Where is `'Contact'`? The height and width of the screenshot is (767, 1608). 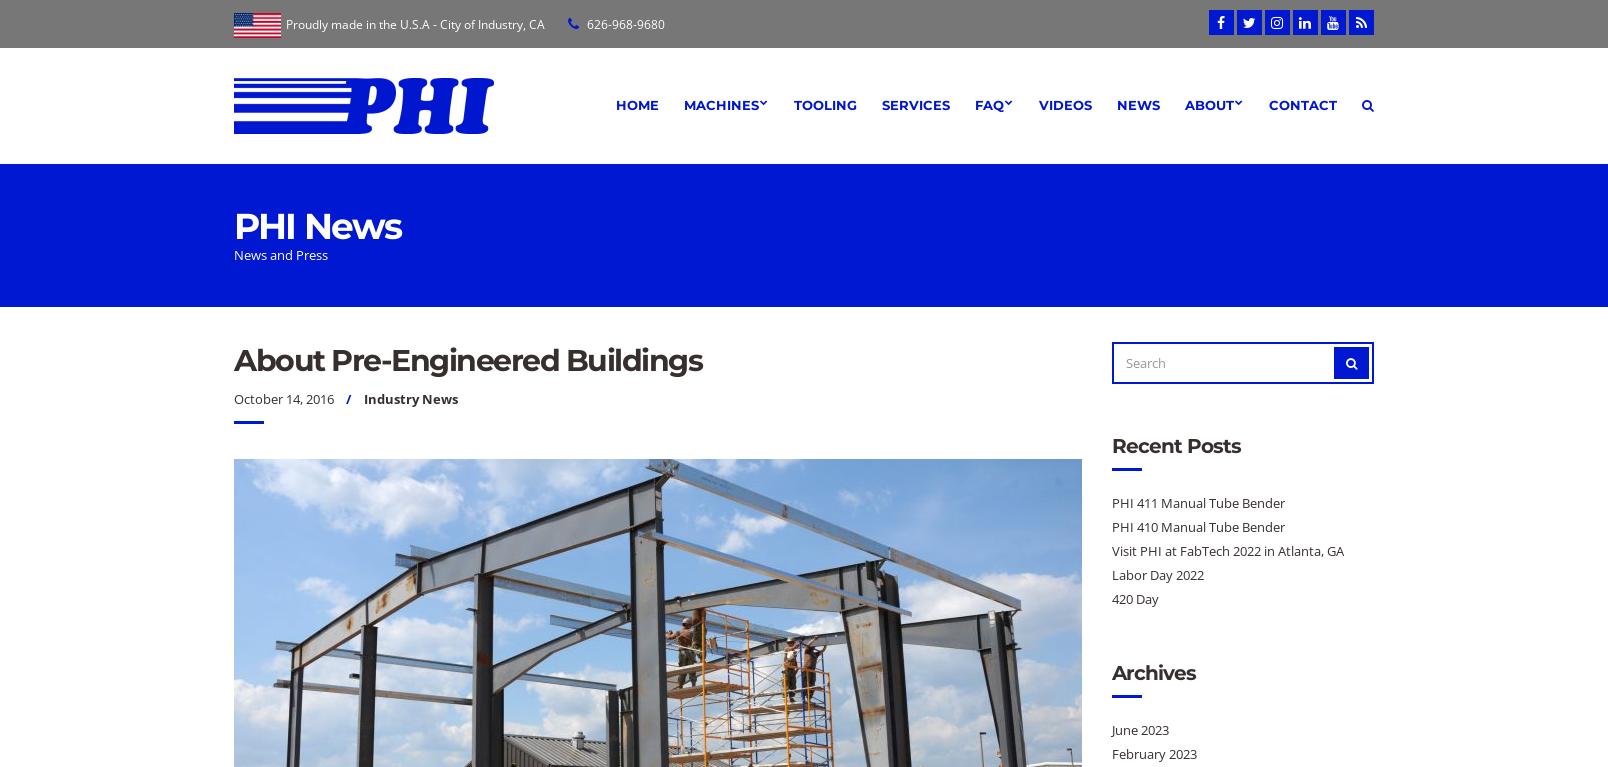
'Contact' is located at coordinates (1302, 104).